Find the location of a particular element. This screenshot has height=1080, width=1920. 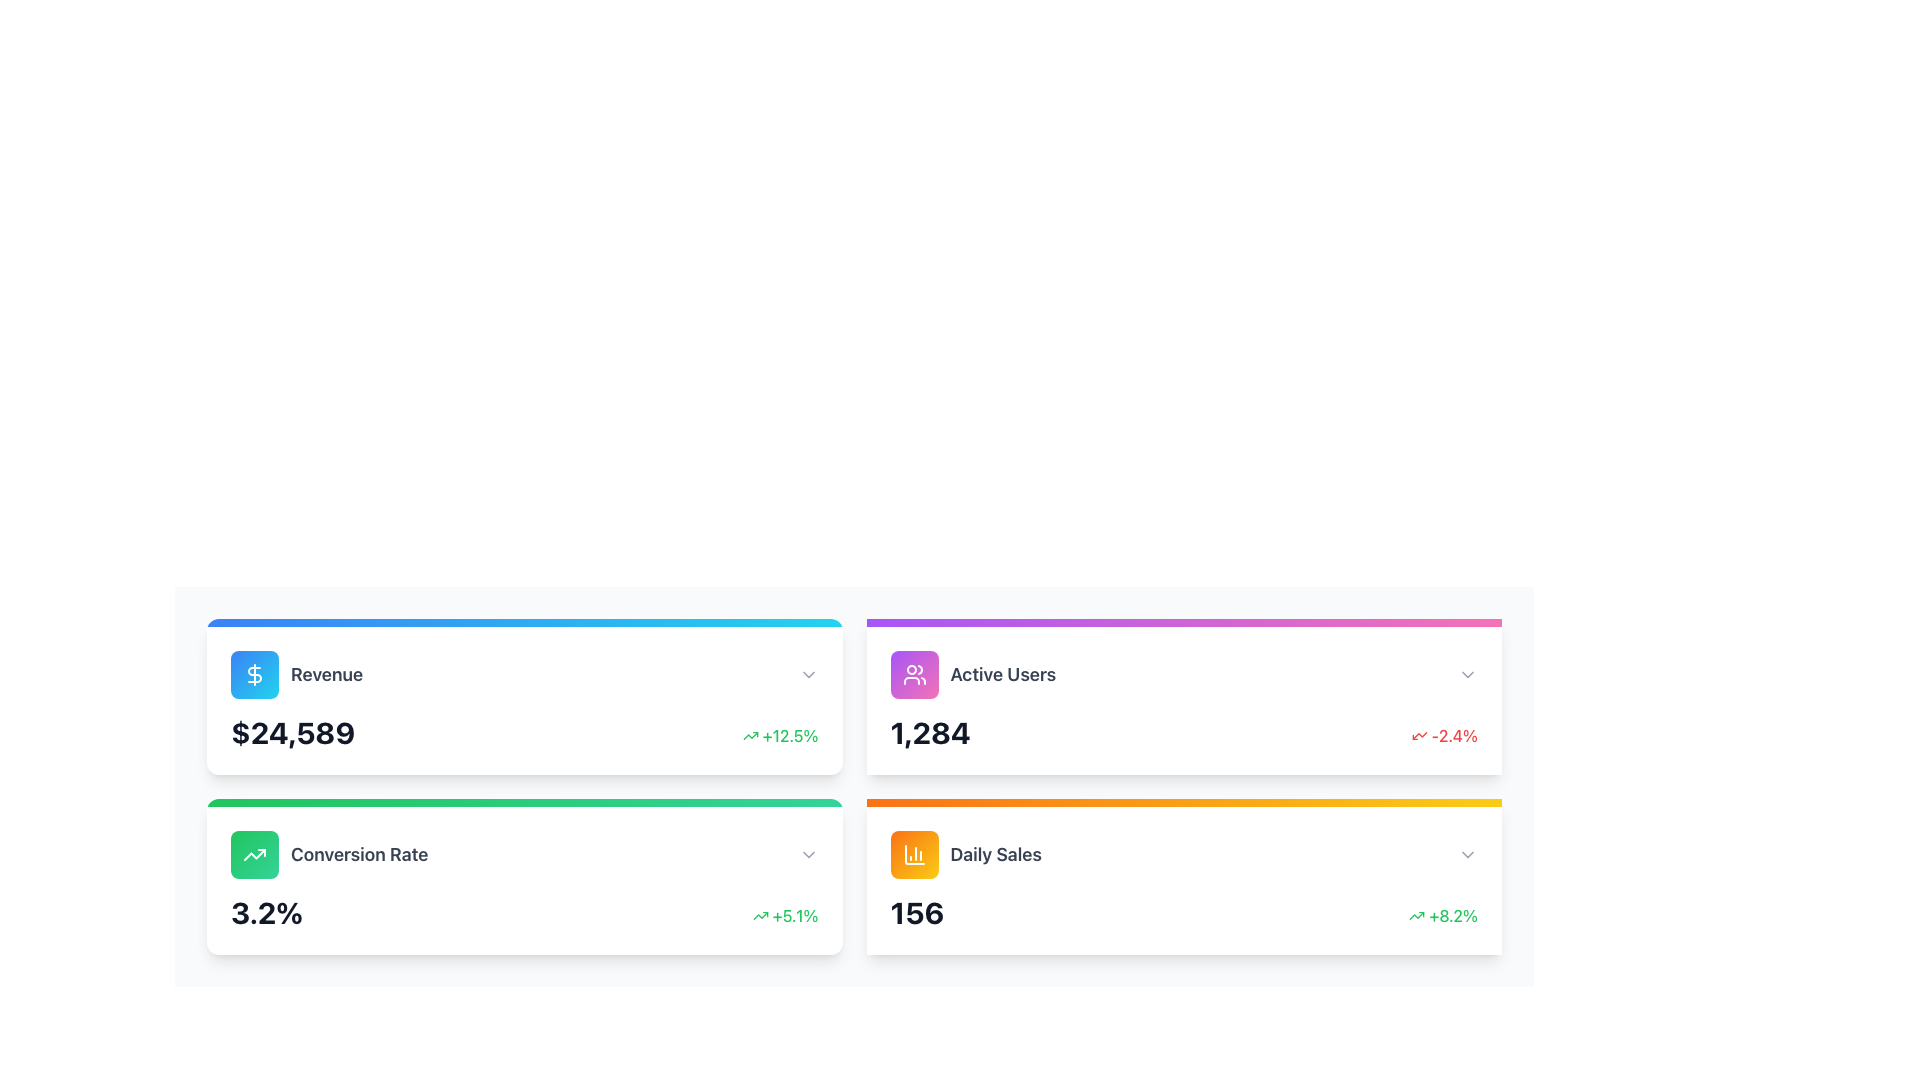

the decorative bar located at the top section of the 'Daily Sales' card, which is visually indicative and serves as a highlight above the card's text and data content is located at coordinates (1184, 801).